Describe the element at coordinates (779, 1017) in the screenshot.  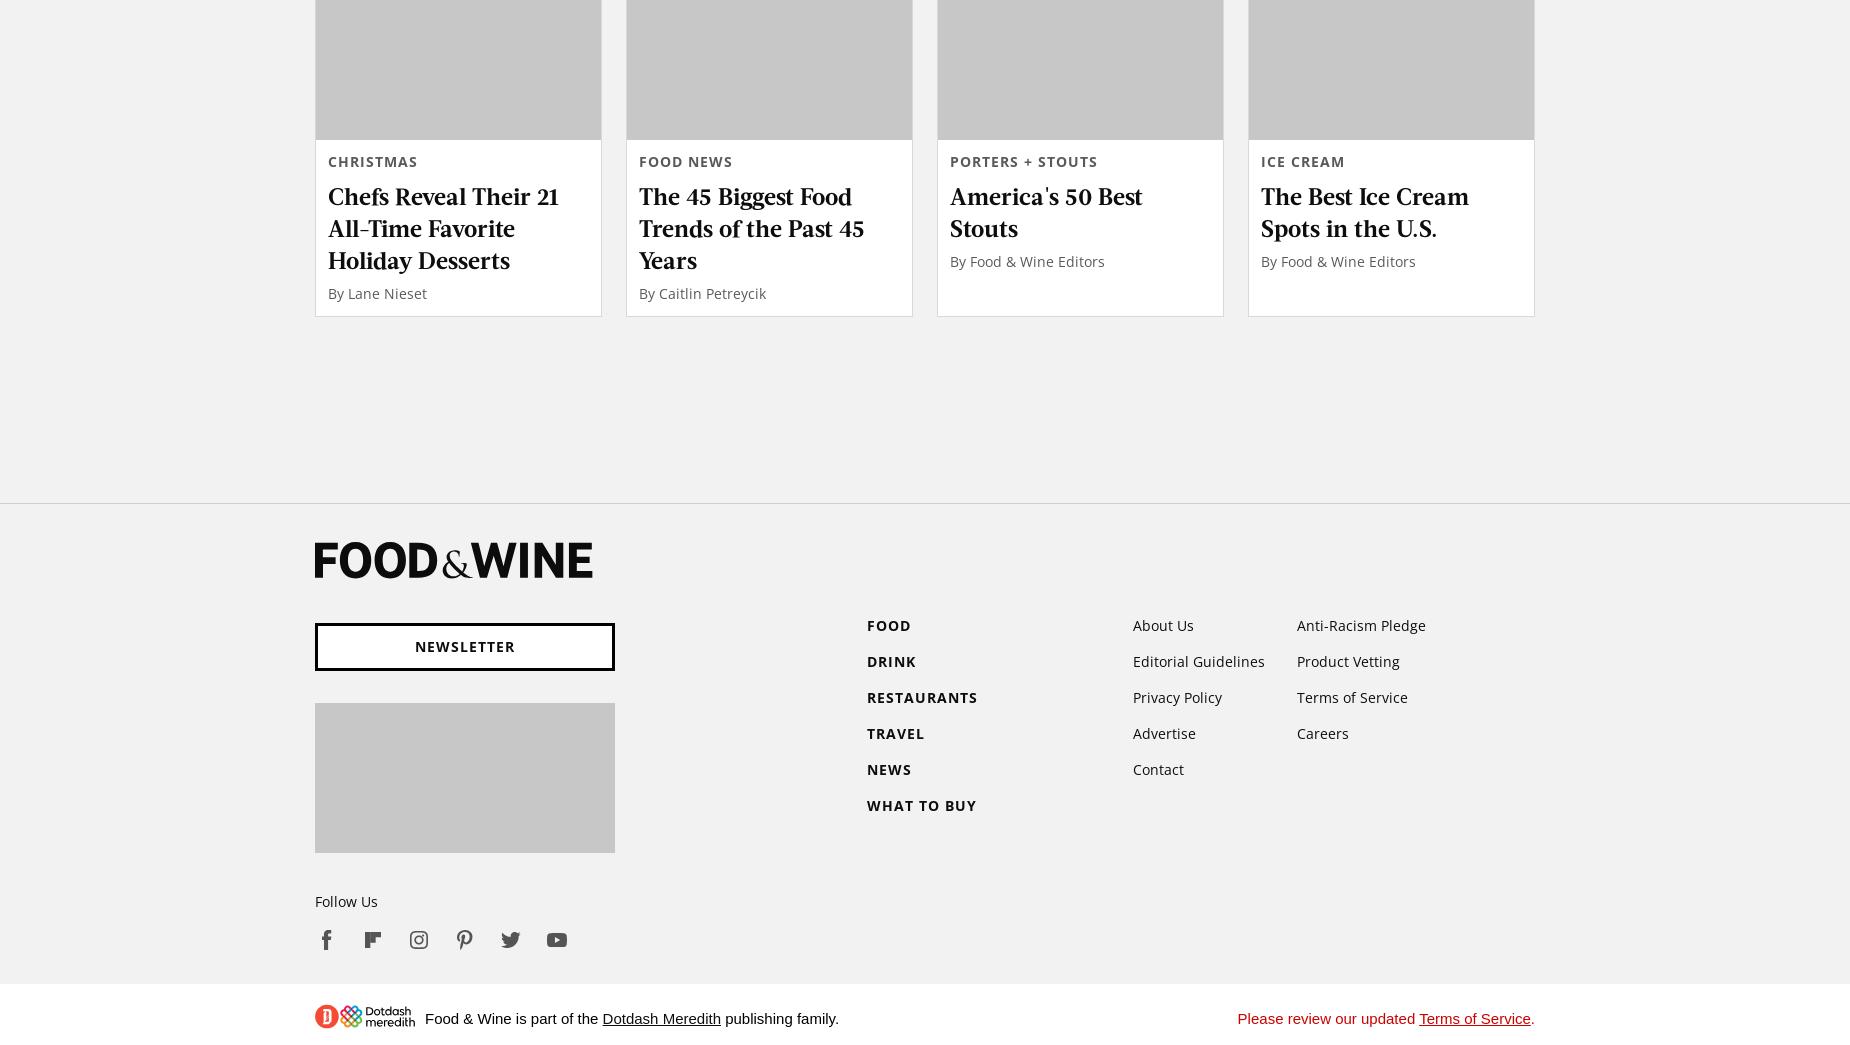
I see `'publishing family.'` at that location.